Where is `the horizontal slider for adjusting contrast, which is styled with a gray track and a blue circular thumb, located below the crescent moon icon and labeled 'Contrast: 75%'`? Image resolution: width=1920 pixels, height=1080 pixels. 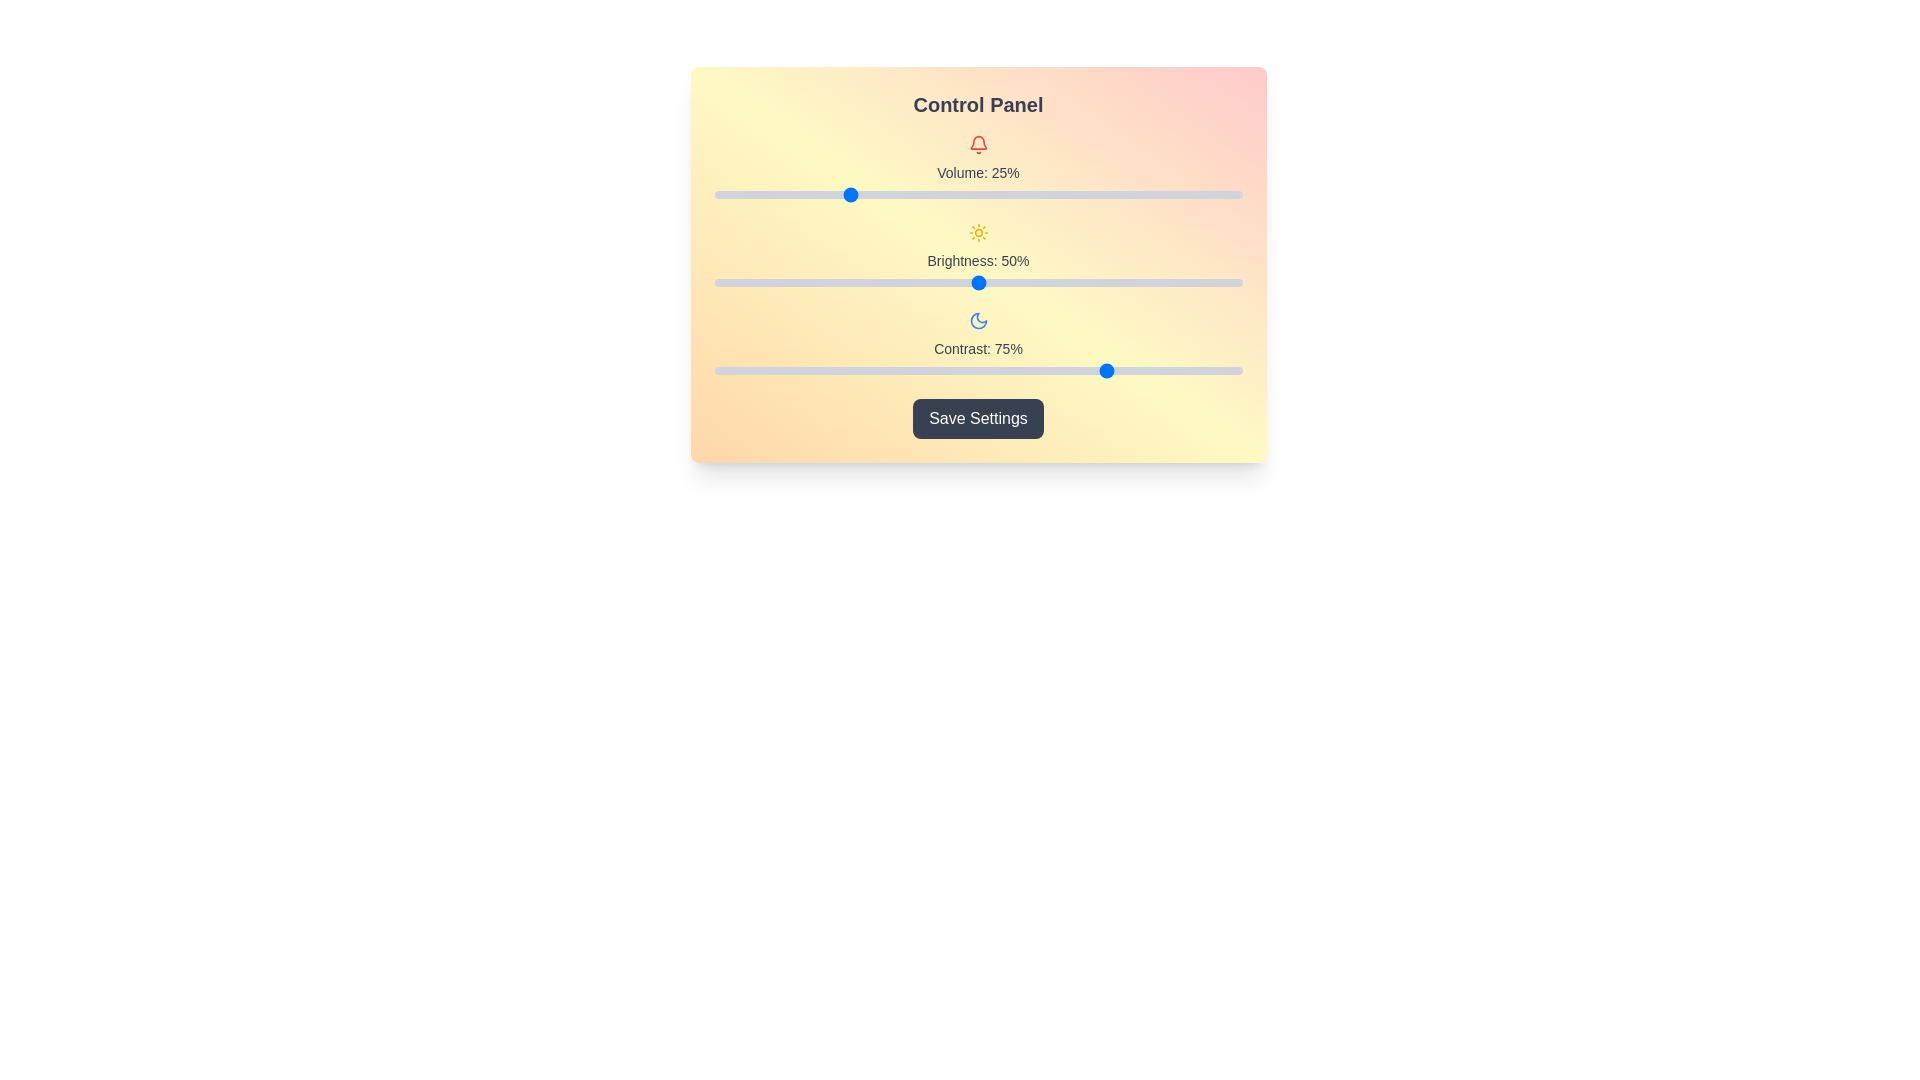
the horizontal slider for adjusting contrast, which is styled with a gray track and a blue circular thumb, located below the crescent moon icon and labeled 'Contrast: 75%' is located at coordinates (978, 370).